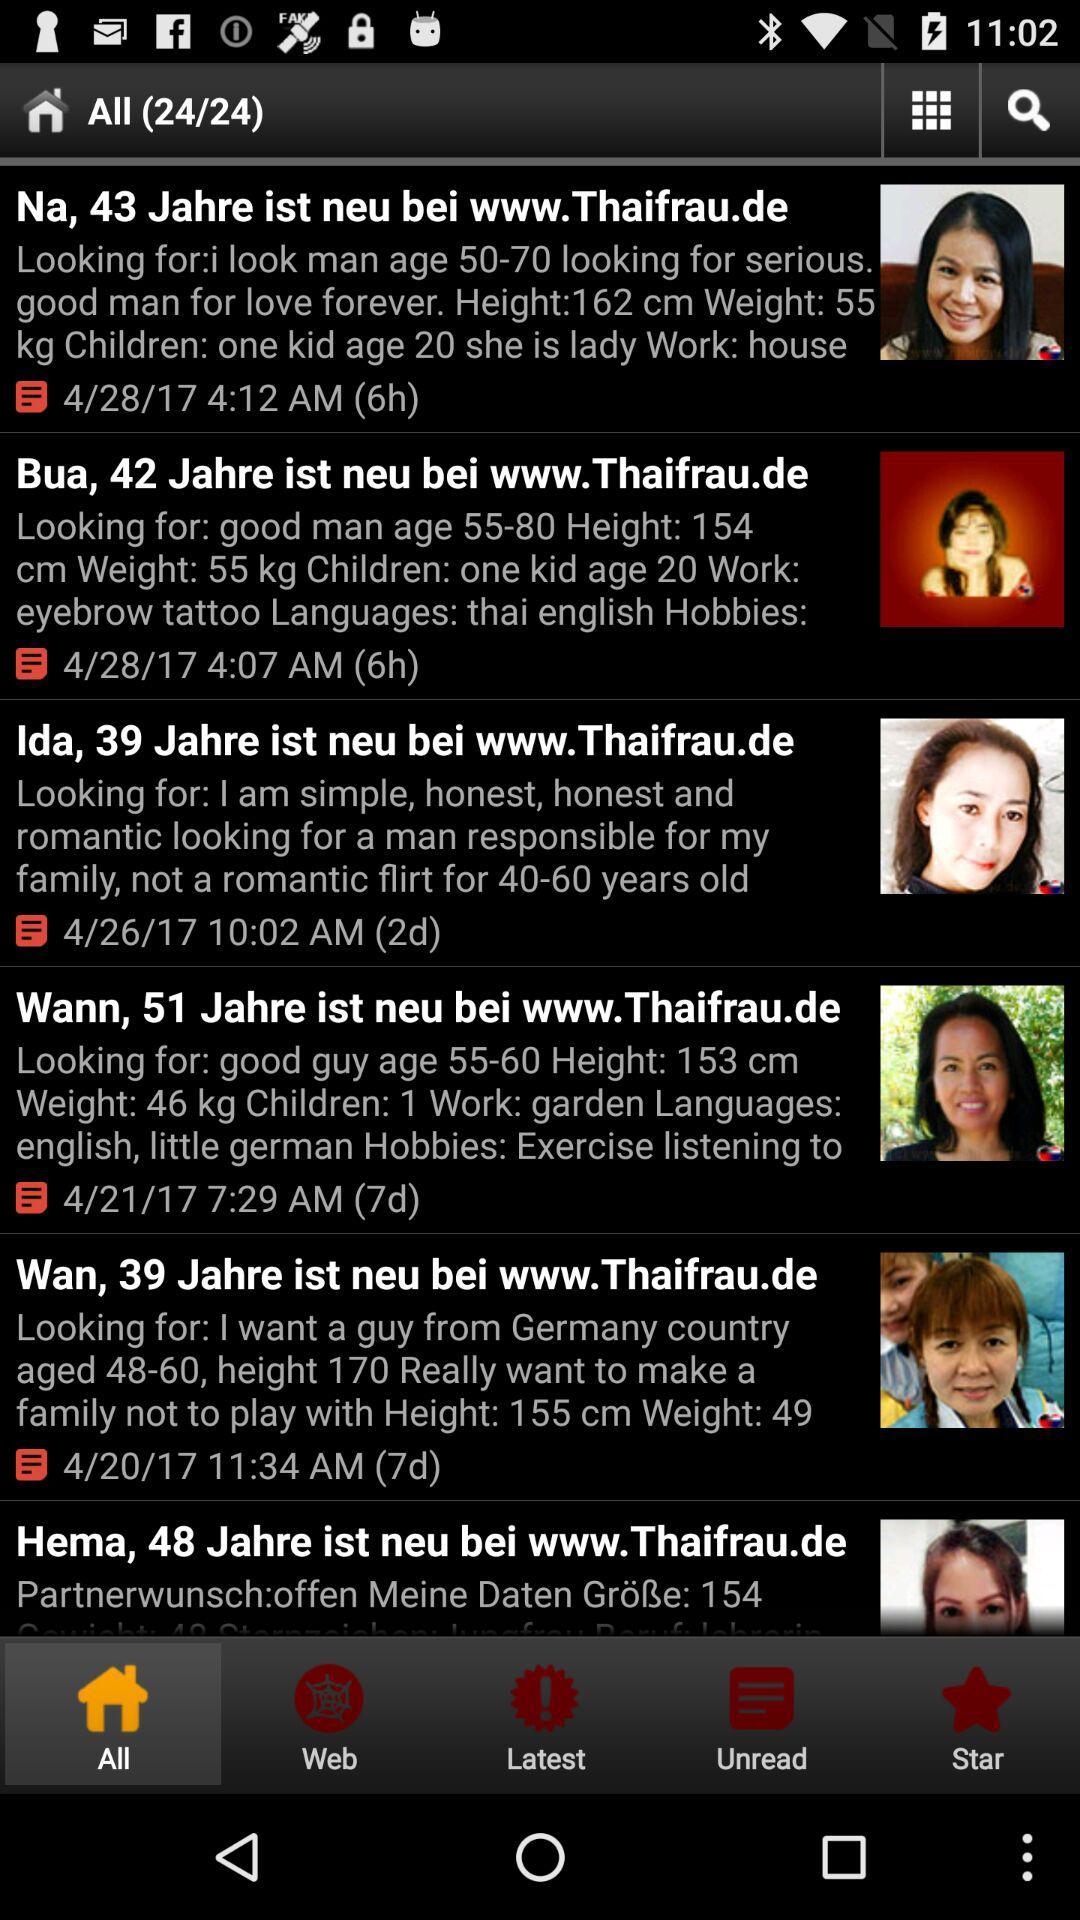 This screenshot has width=1080, height=1920. What do you see at coordinates (1029, 117) in the screenshot?
I see `the search icon` at bounding box center [1029, 117].